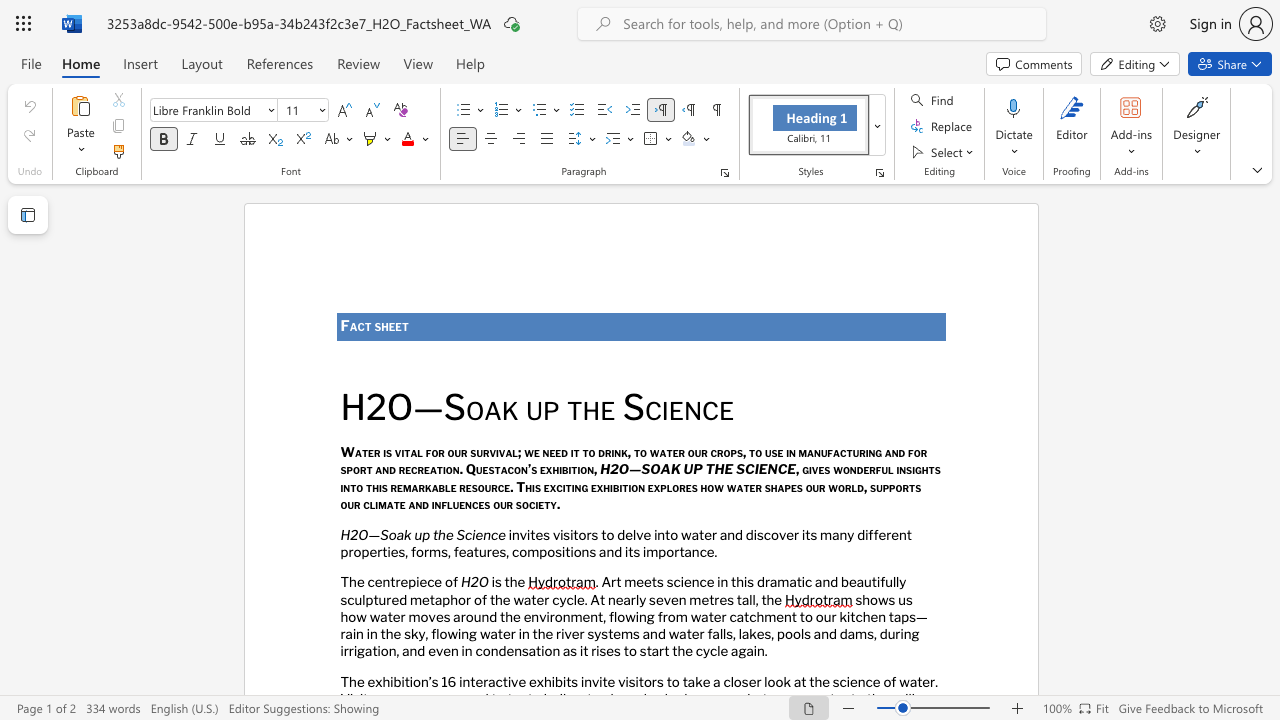 This screenshot has height=720, width=1280. I want to click on the subset text "he Scie" within the text "H2O—Soak up the Science", so click(437, 533).